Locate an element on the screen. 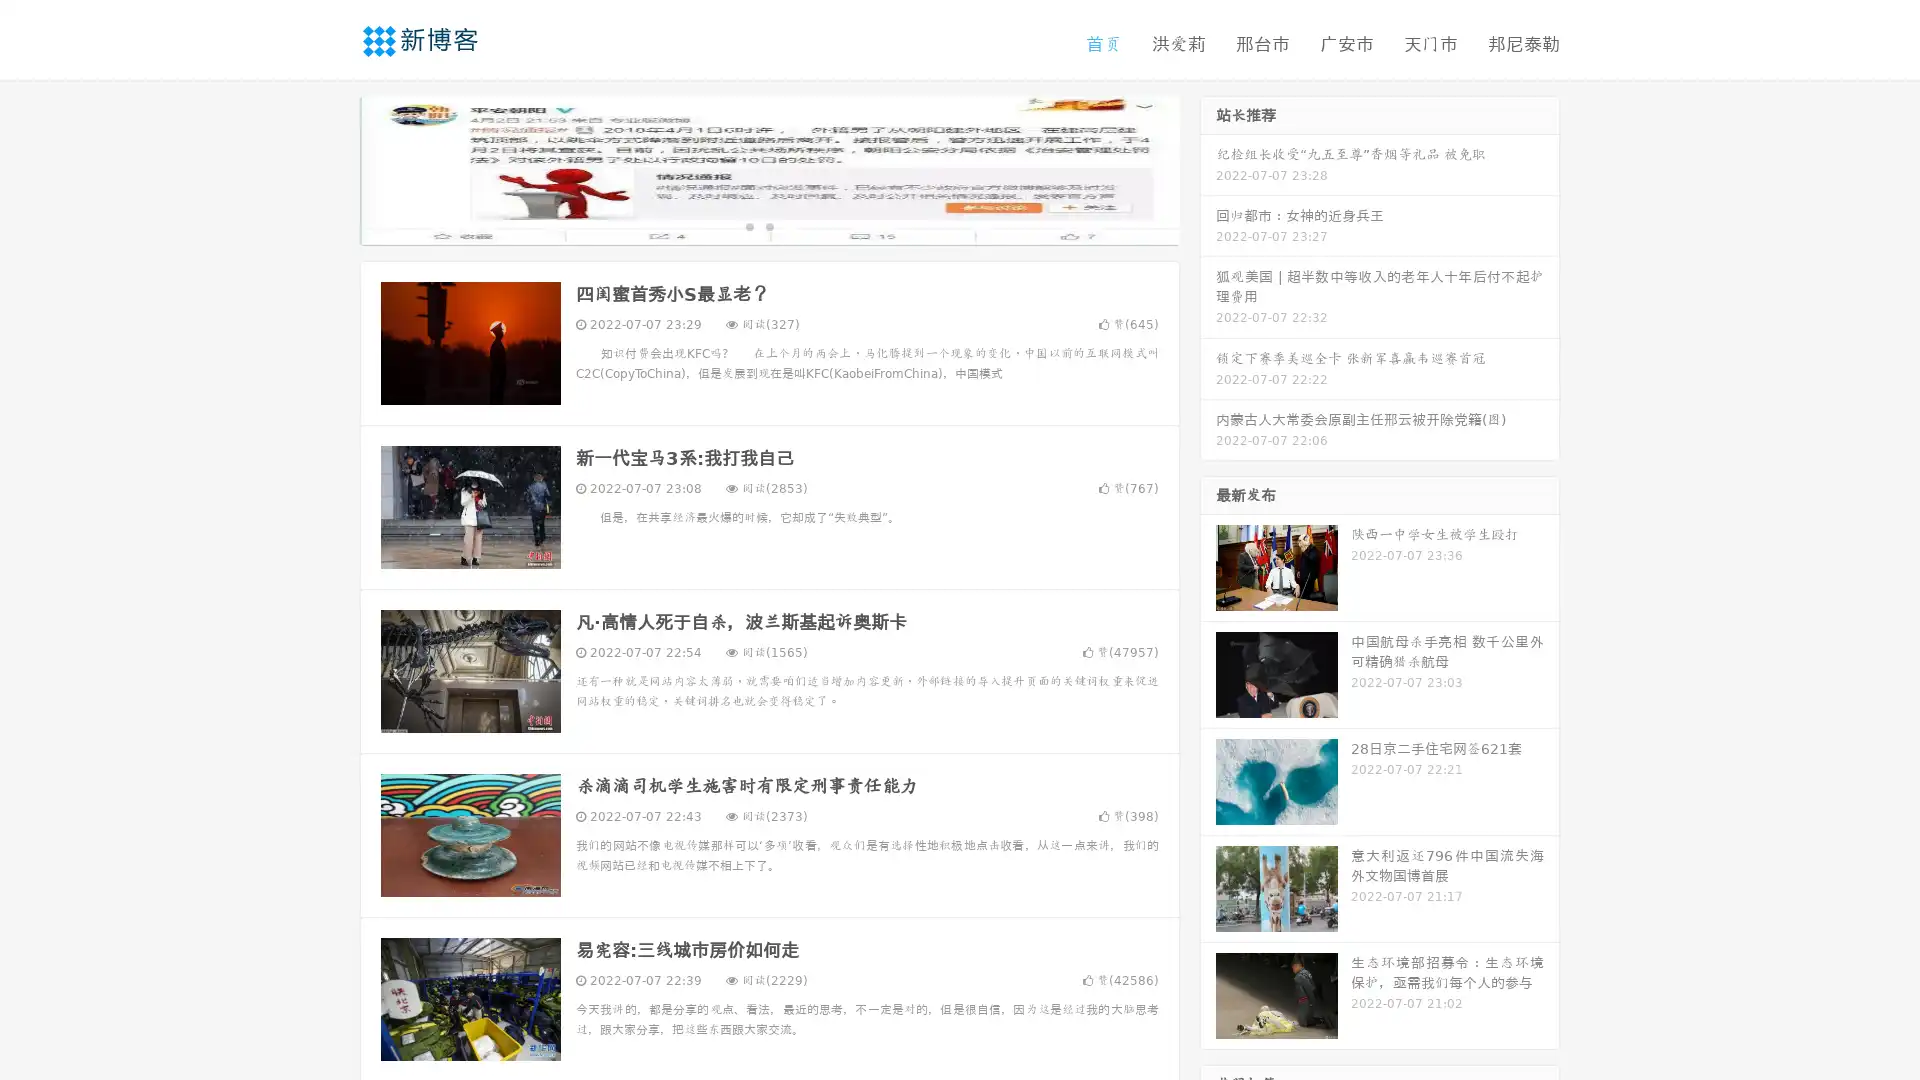 This screenshot has height=1080, width=1920. Go to slide 3 is located at coordinates (789, 225).